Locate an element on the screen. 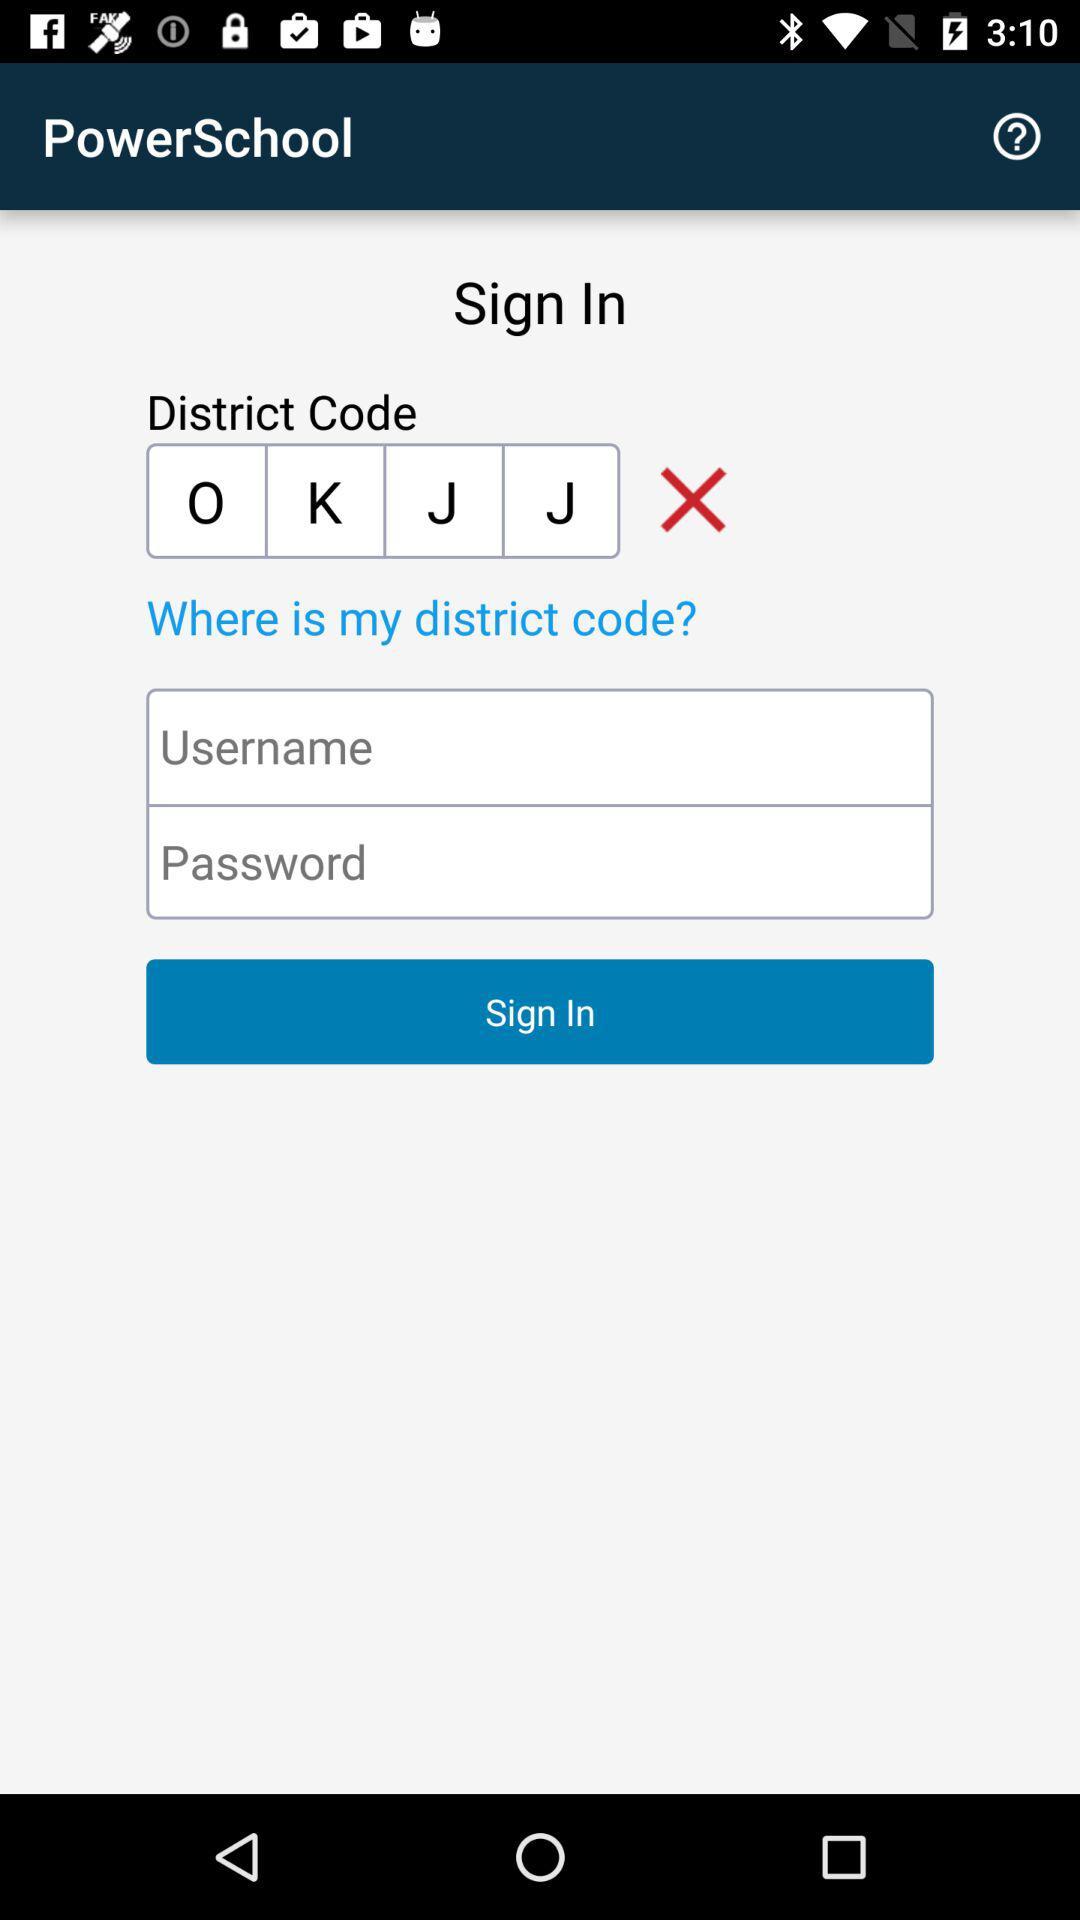  the item next to the k icon is located at coordinates (205, 500).